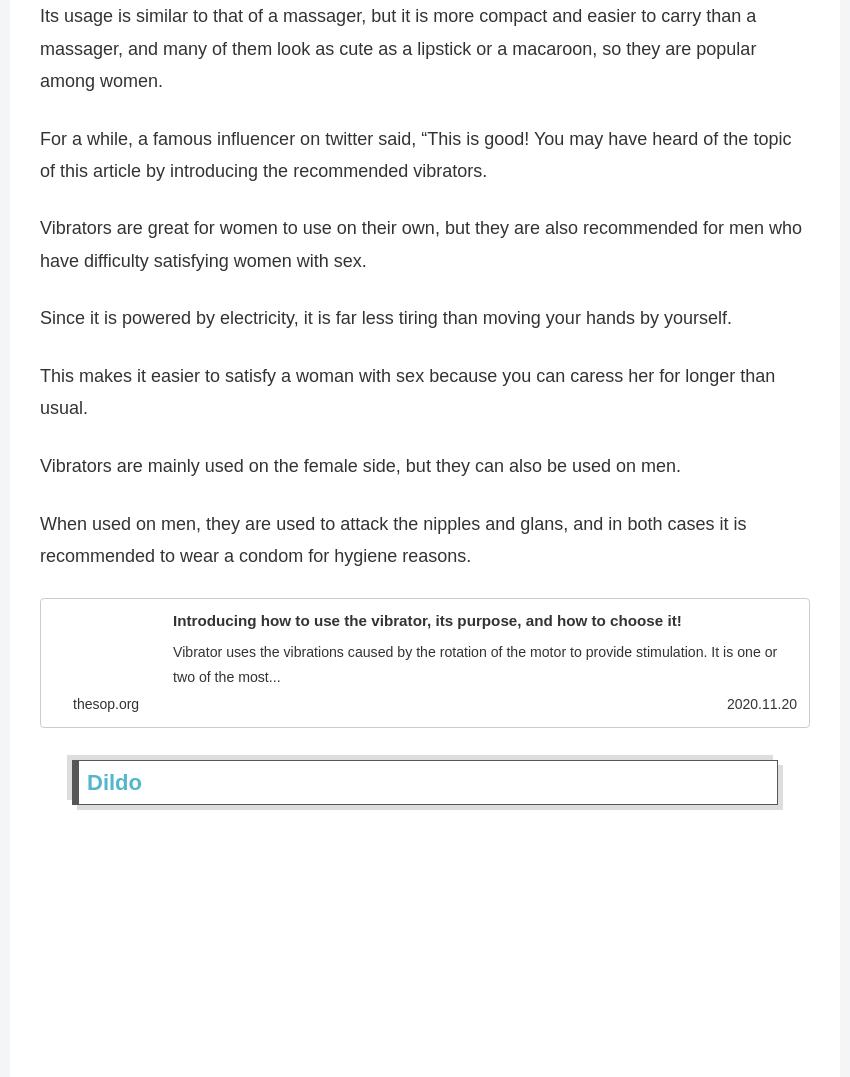 This screenshot has height=1077, width=850. I want to click on 'Its usage is similar to that of a massager, but it is more compact and easier to carry than a massager, and many of them look as cute as a lipstick or a macaroon, so they are popular among women.', so click(397, 54).